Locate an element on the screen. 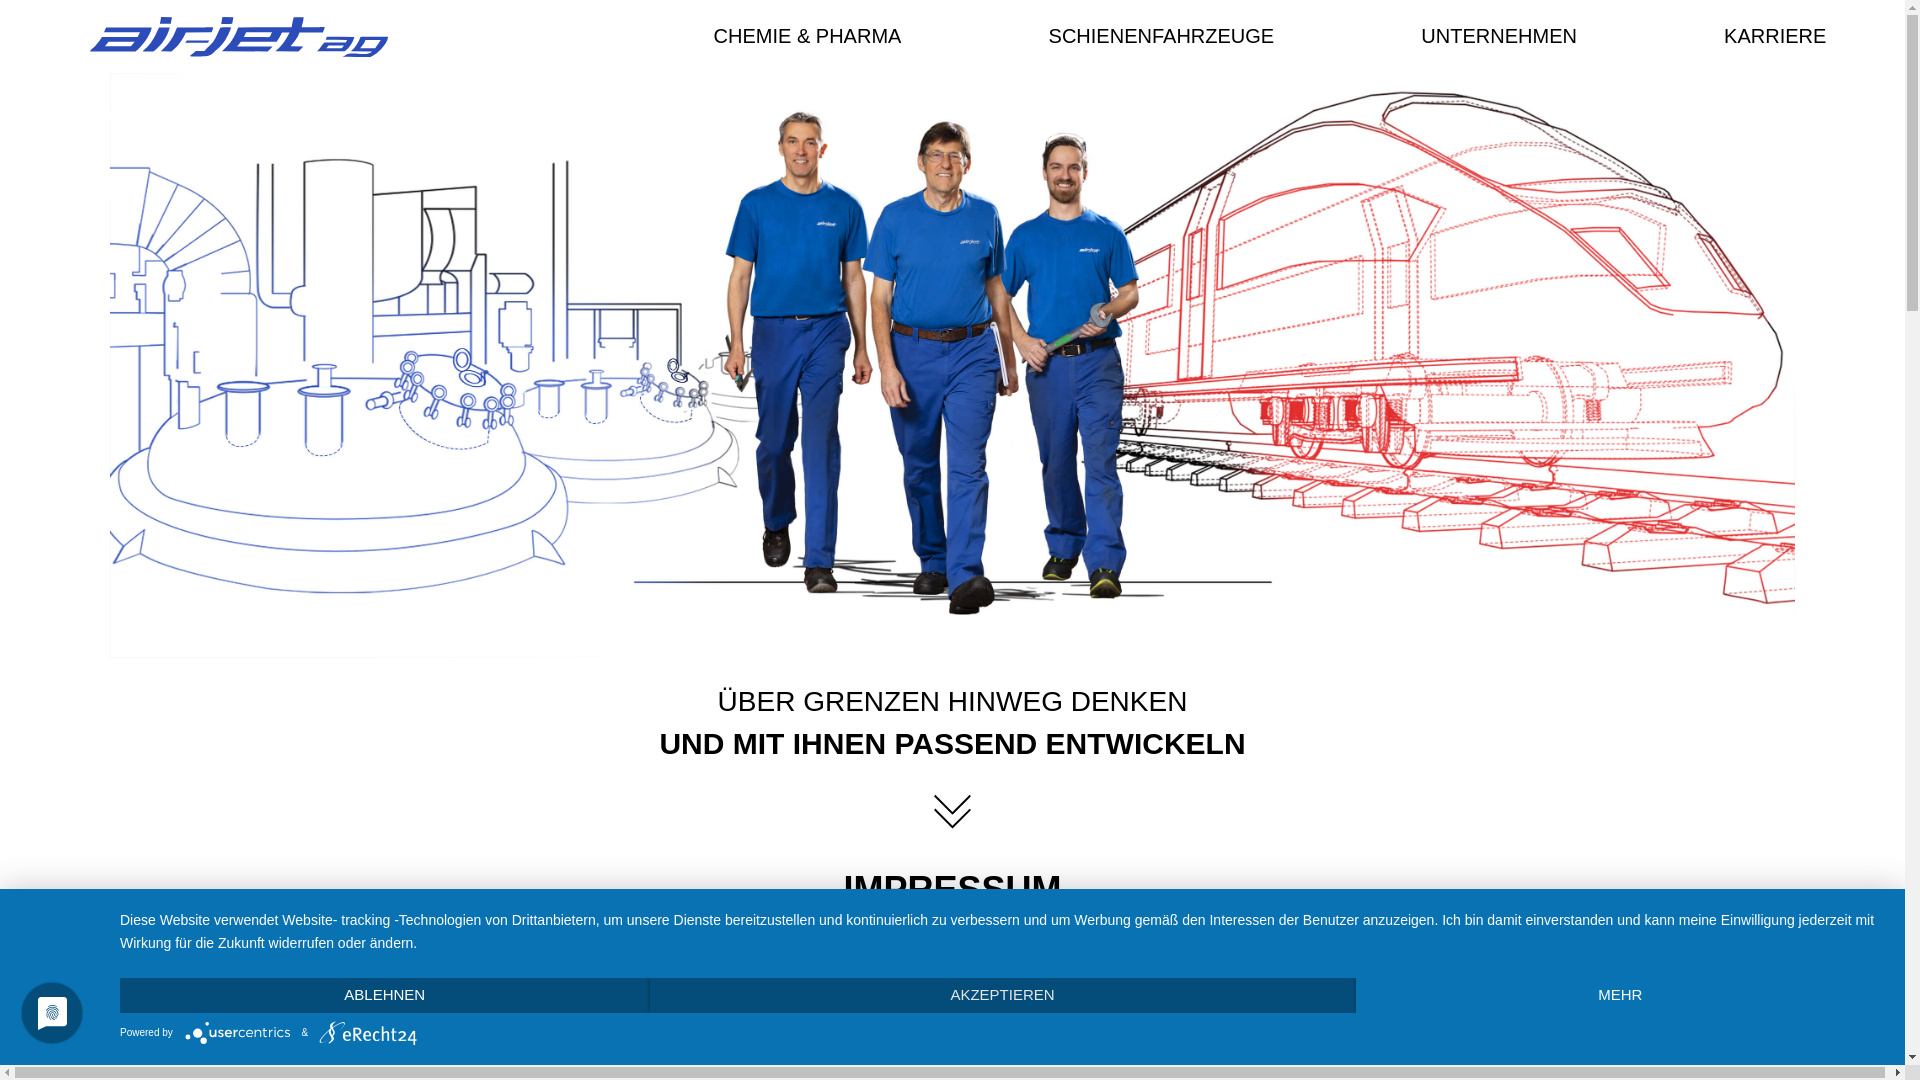 The height and width of the screenshot is (1080, 1920). 'UNTERNEHMEN' is located at coordinates (1504, 36).